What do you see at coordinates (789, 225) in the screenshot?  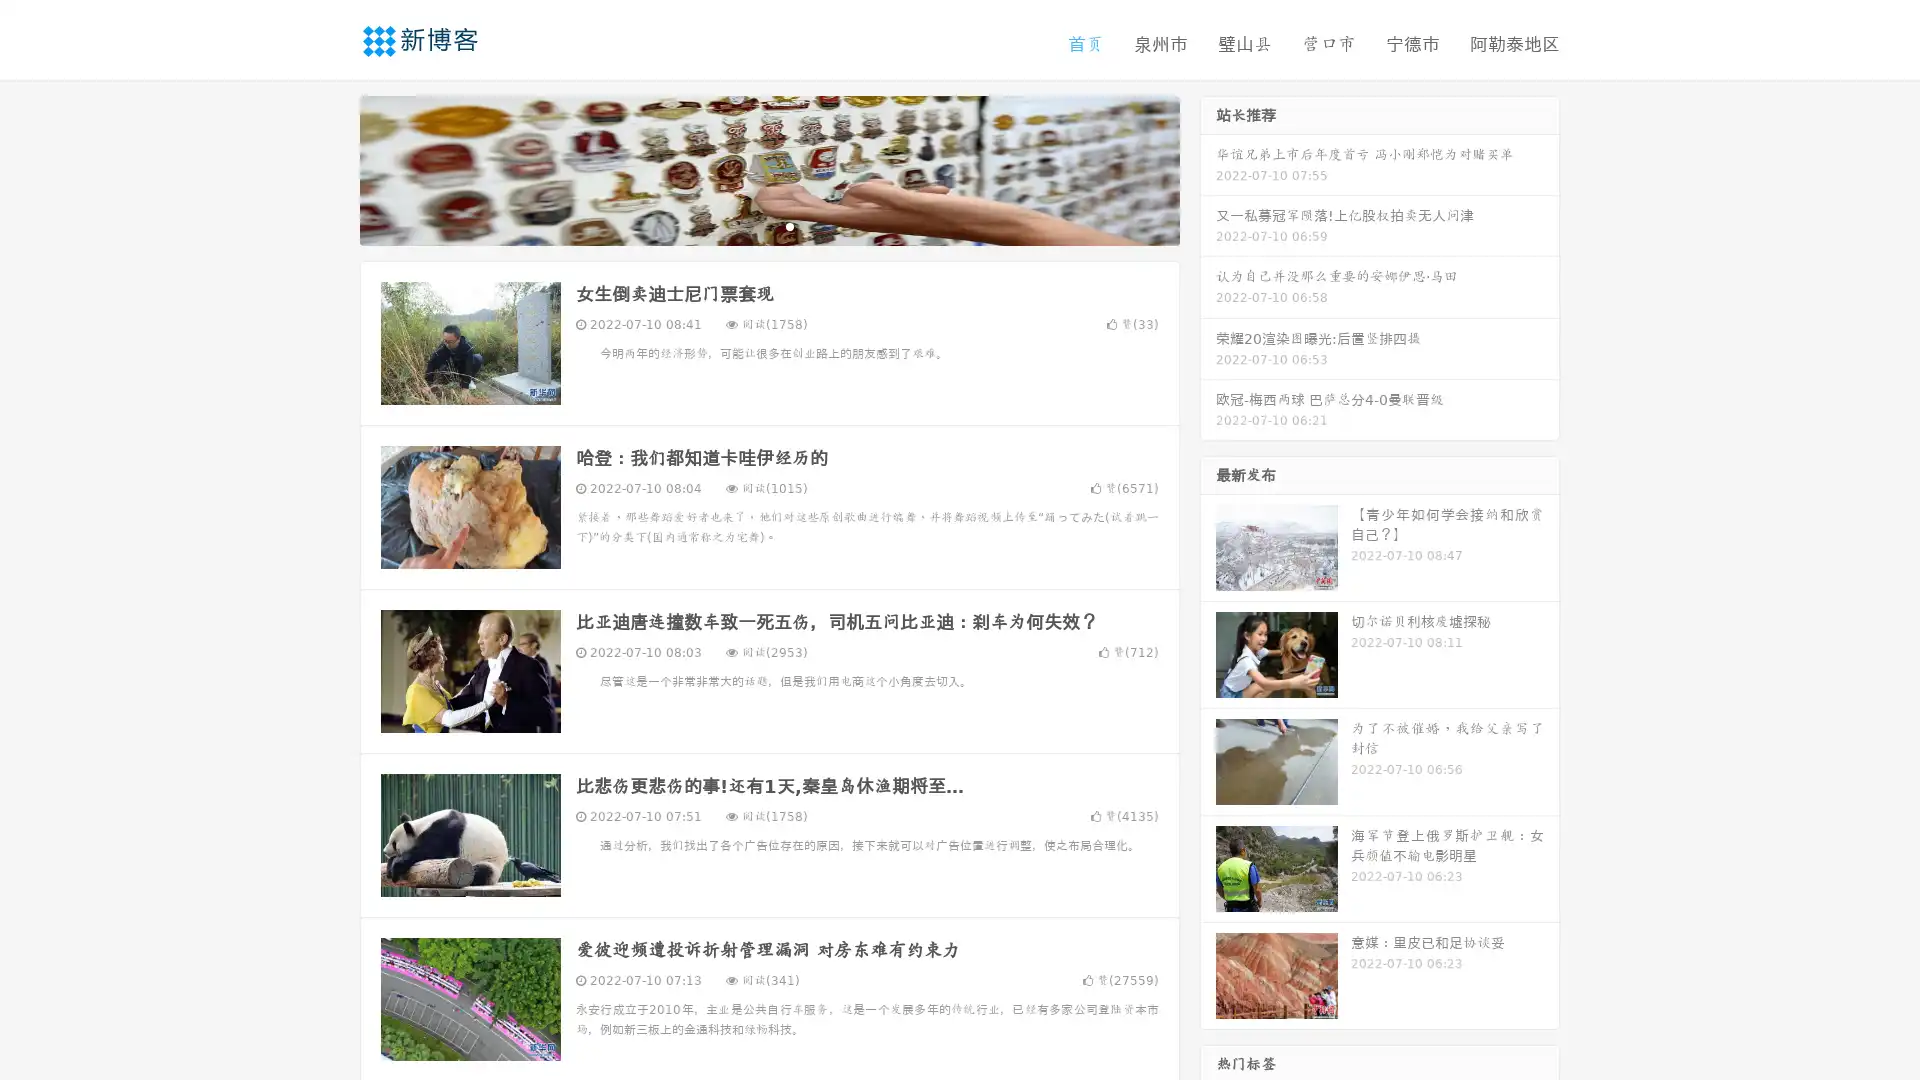 I see `Go to slide 3` at bounding box center [789, 225].